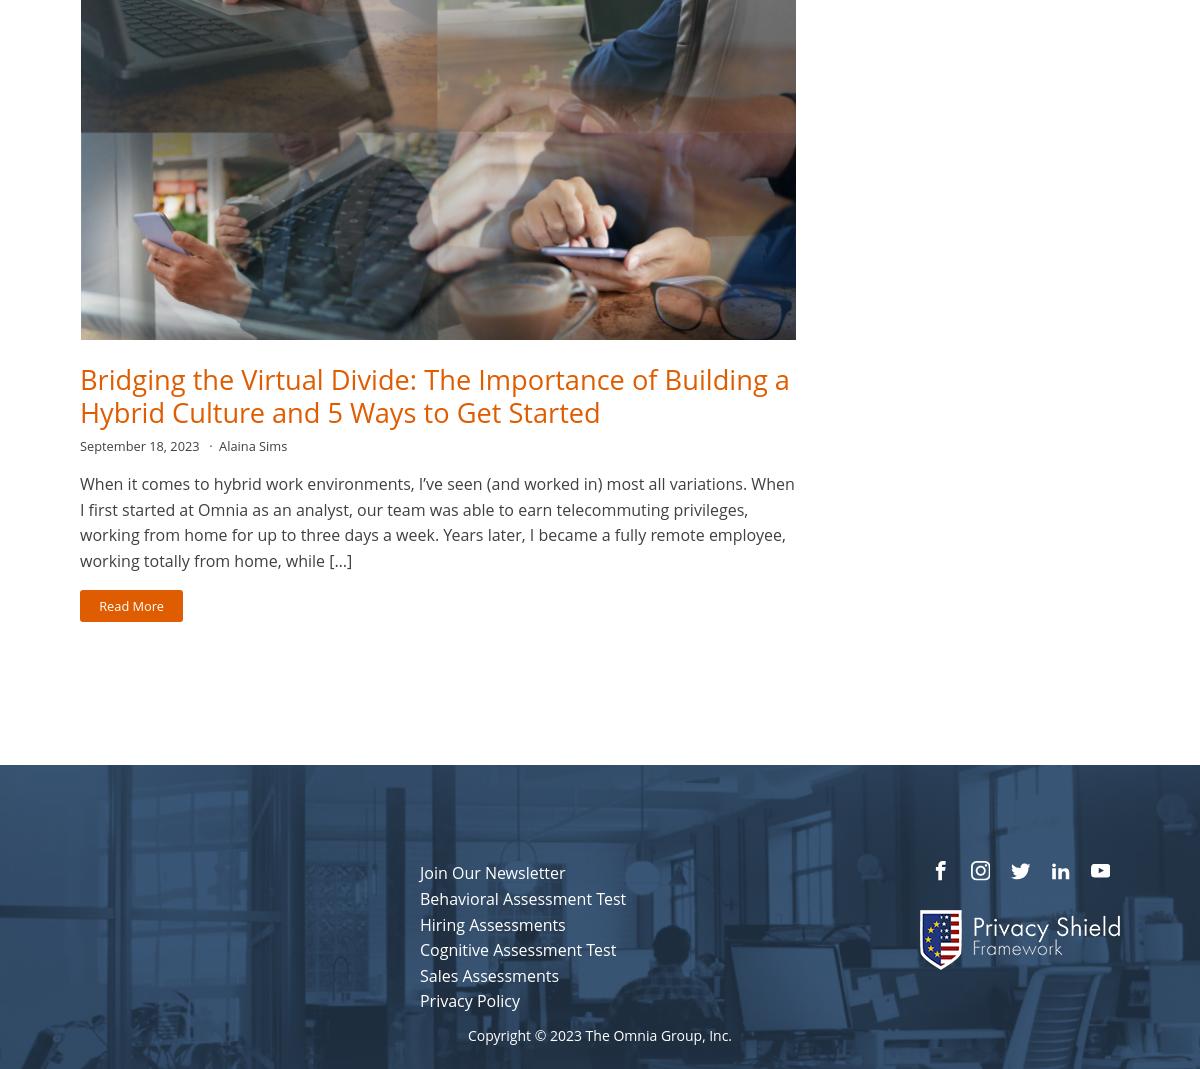 This screenshot has width=1200, height=1069. Describe the element at coordinates (521, 896) in the screenshot. I see `'Behavioral Assessment Test'` at that location.